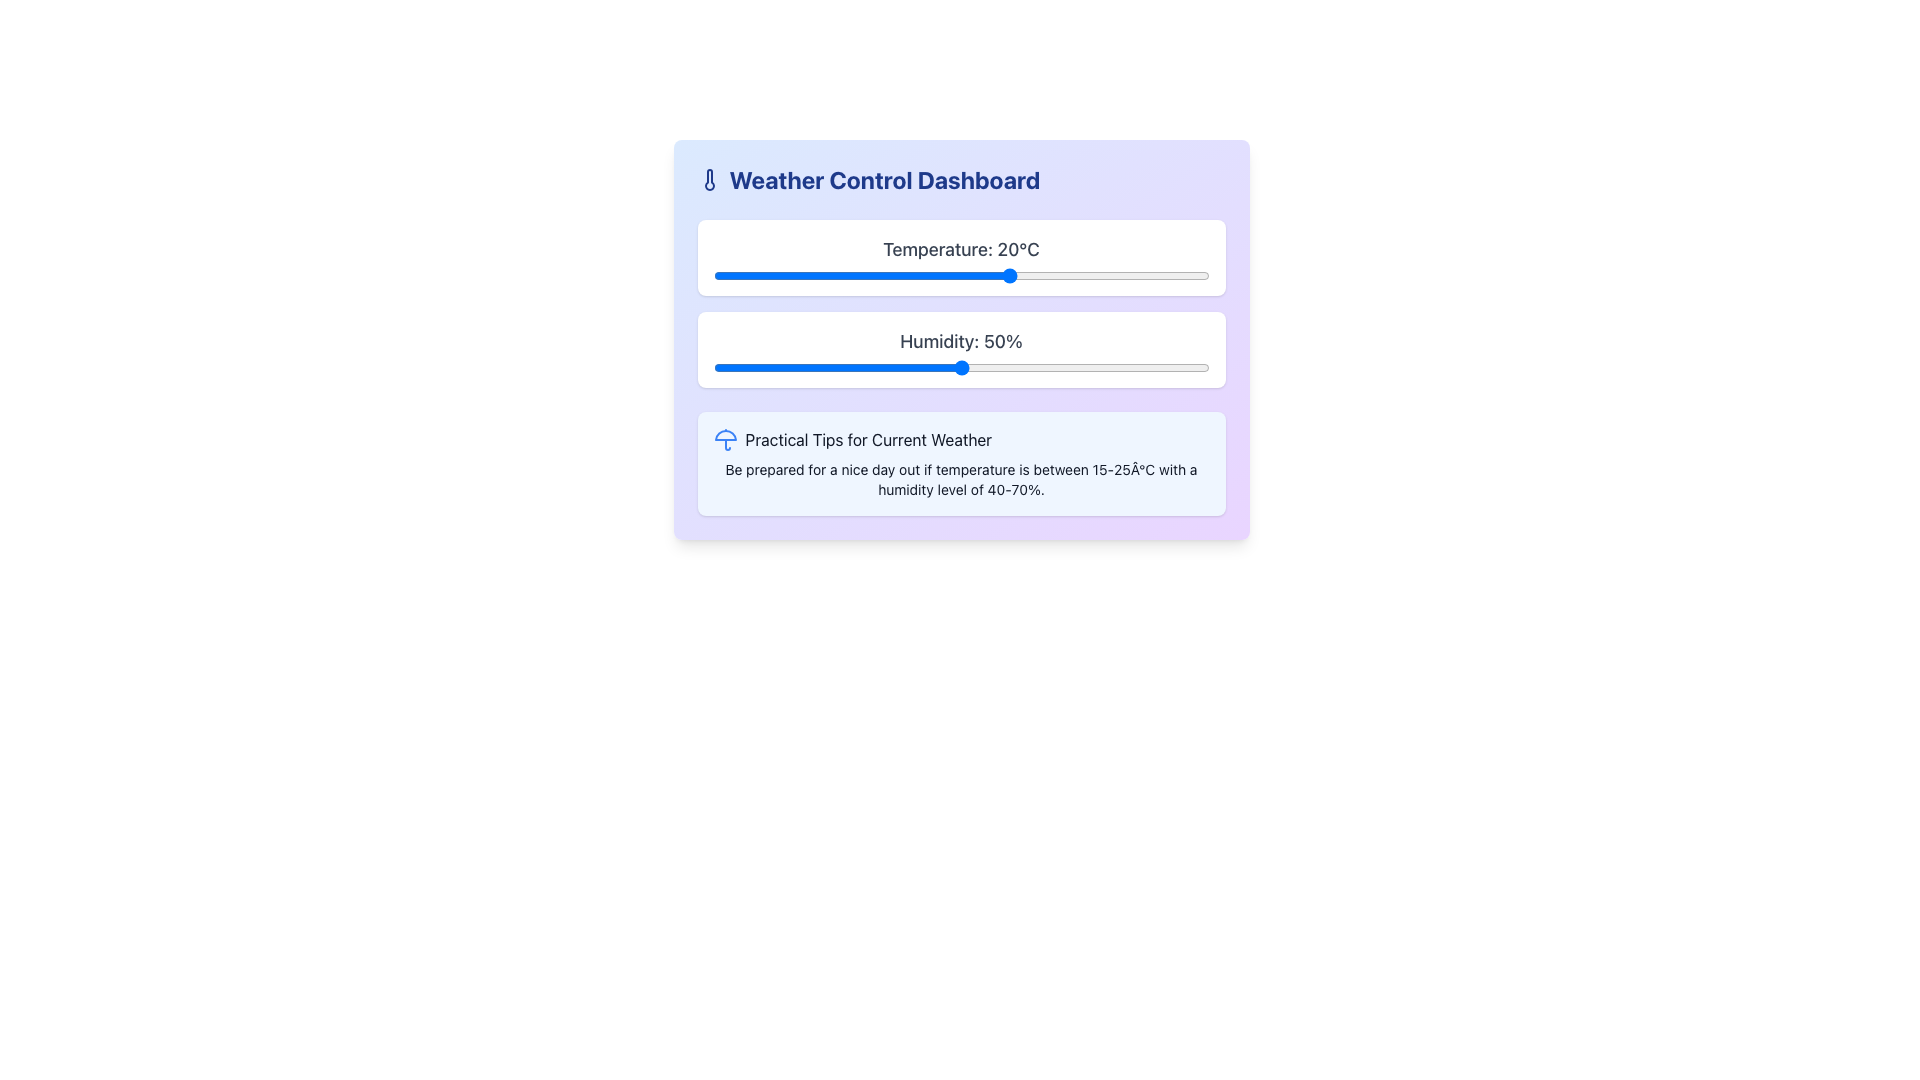 This screenshot has width=1920, height=1080. I want to click on the interactive slider to adjust the temperature value displayed as 20°C, which is located in the first section above the humidity label, so click(961, 257).